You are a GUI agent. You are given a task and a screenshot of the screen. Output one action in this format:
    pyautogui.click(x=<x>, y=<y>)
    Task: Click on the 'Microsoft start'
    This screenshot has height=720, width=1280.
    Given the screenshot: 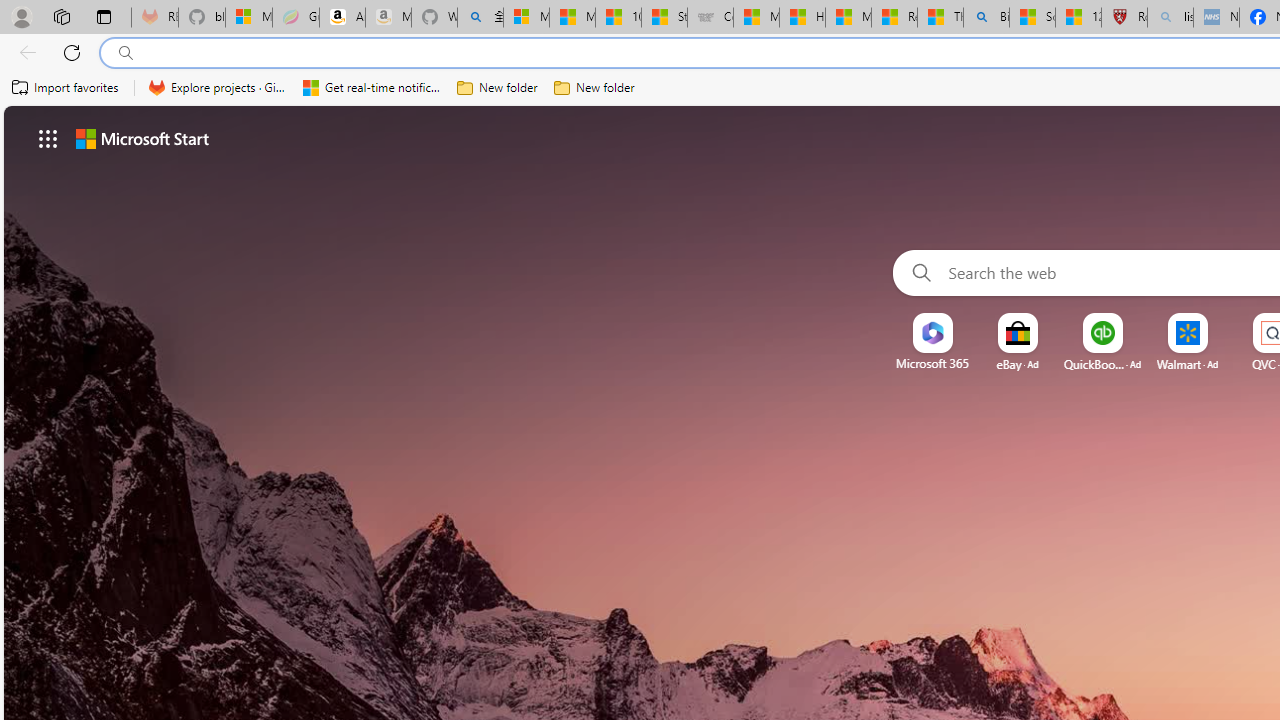 What is the action you would take?
    pyautogui.click(x=141, y=137)
    